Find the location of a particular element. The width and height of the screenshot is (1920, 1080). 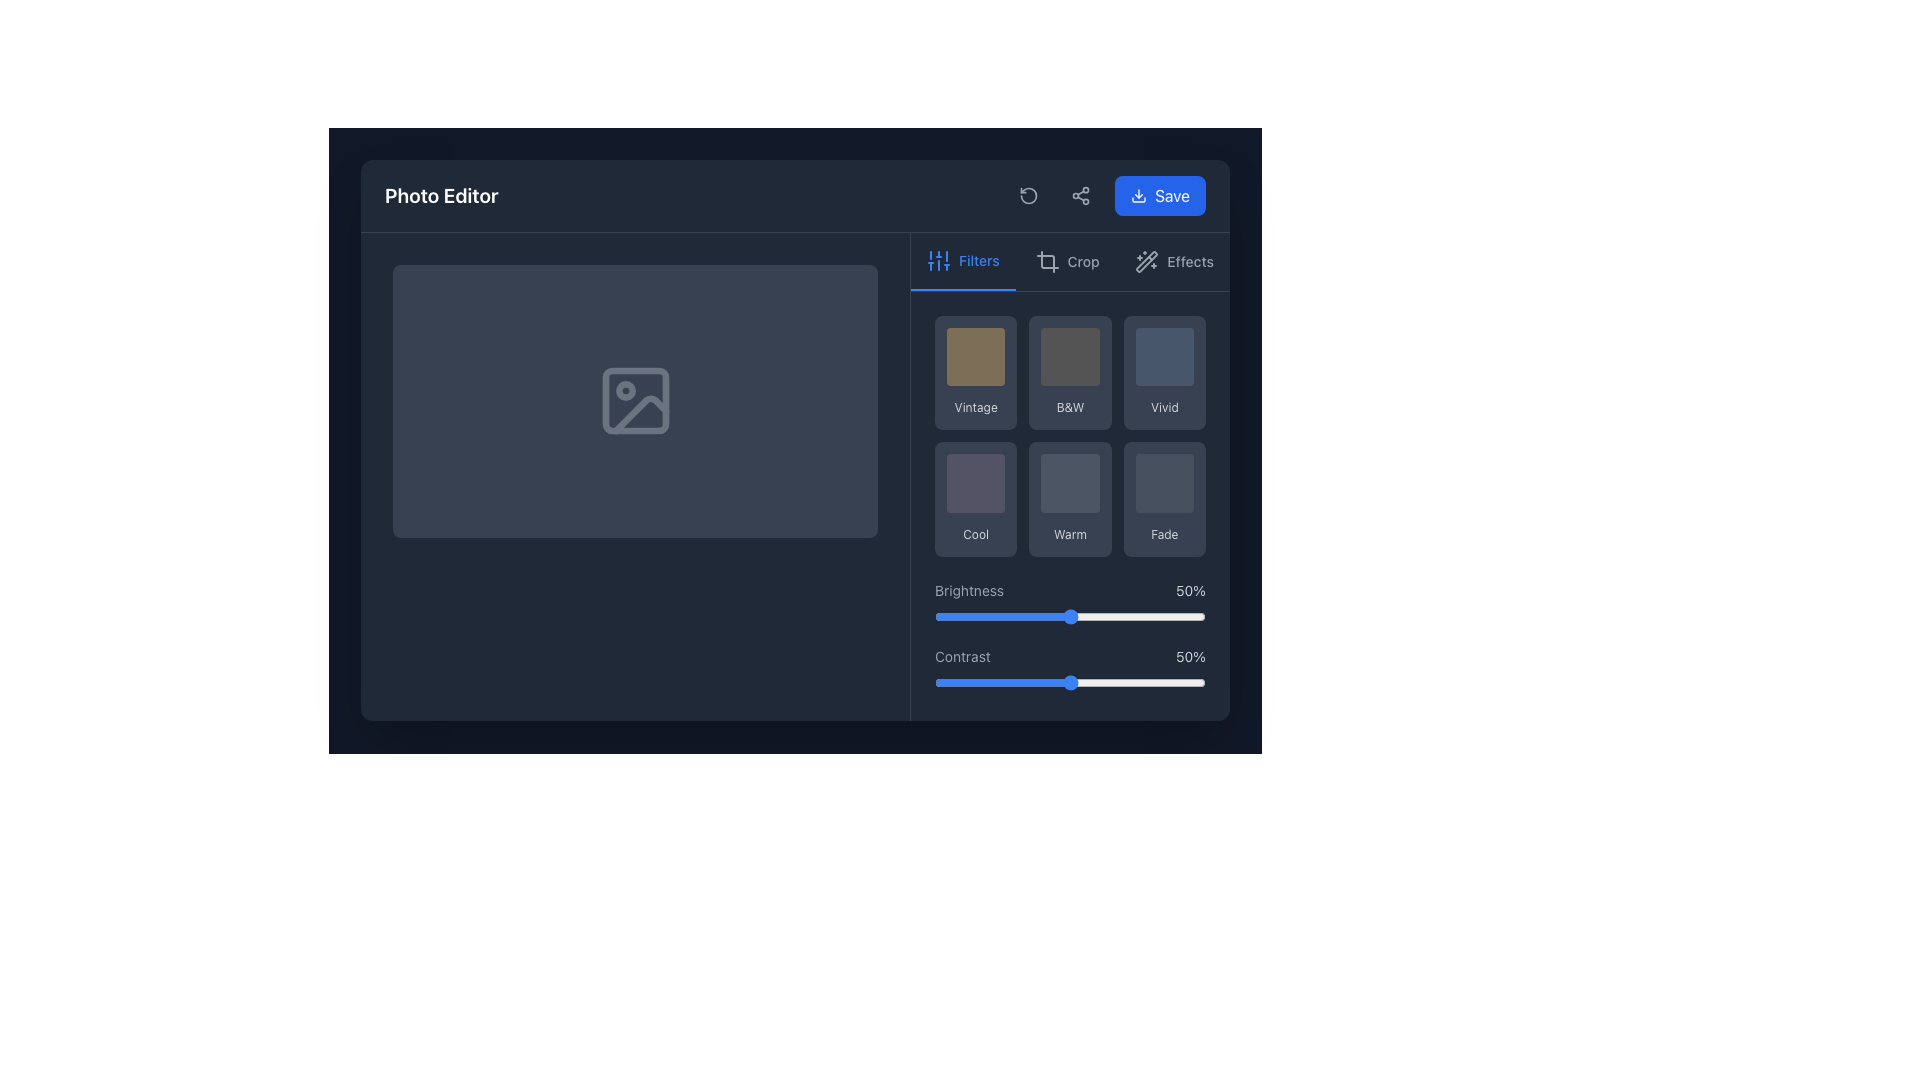

the slider is located at coordinates (1178, 615).